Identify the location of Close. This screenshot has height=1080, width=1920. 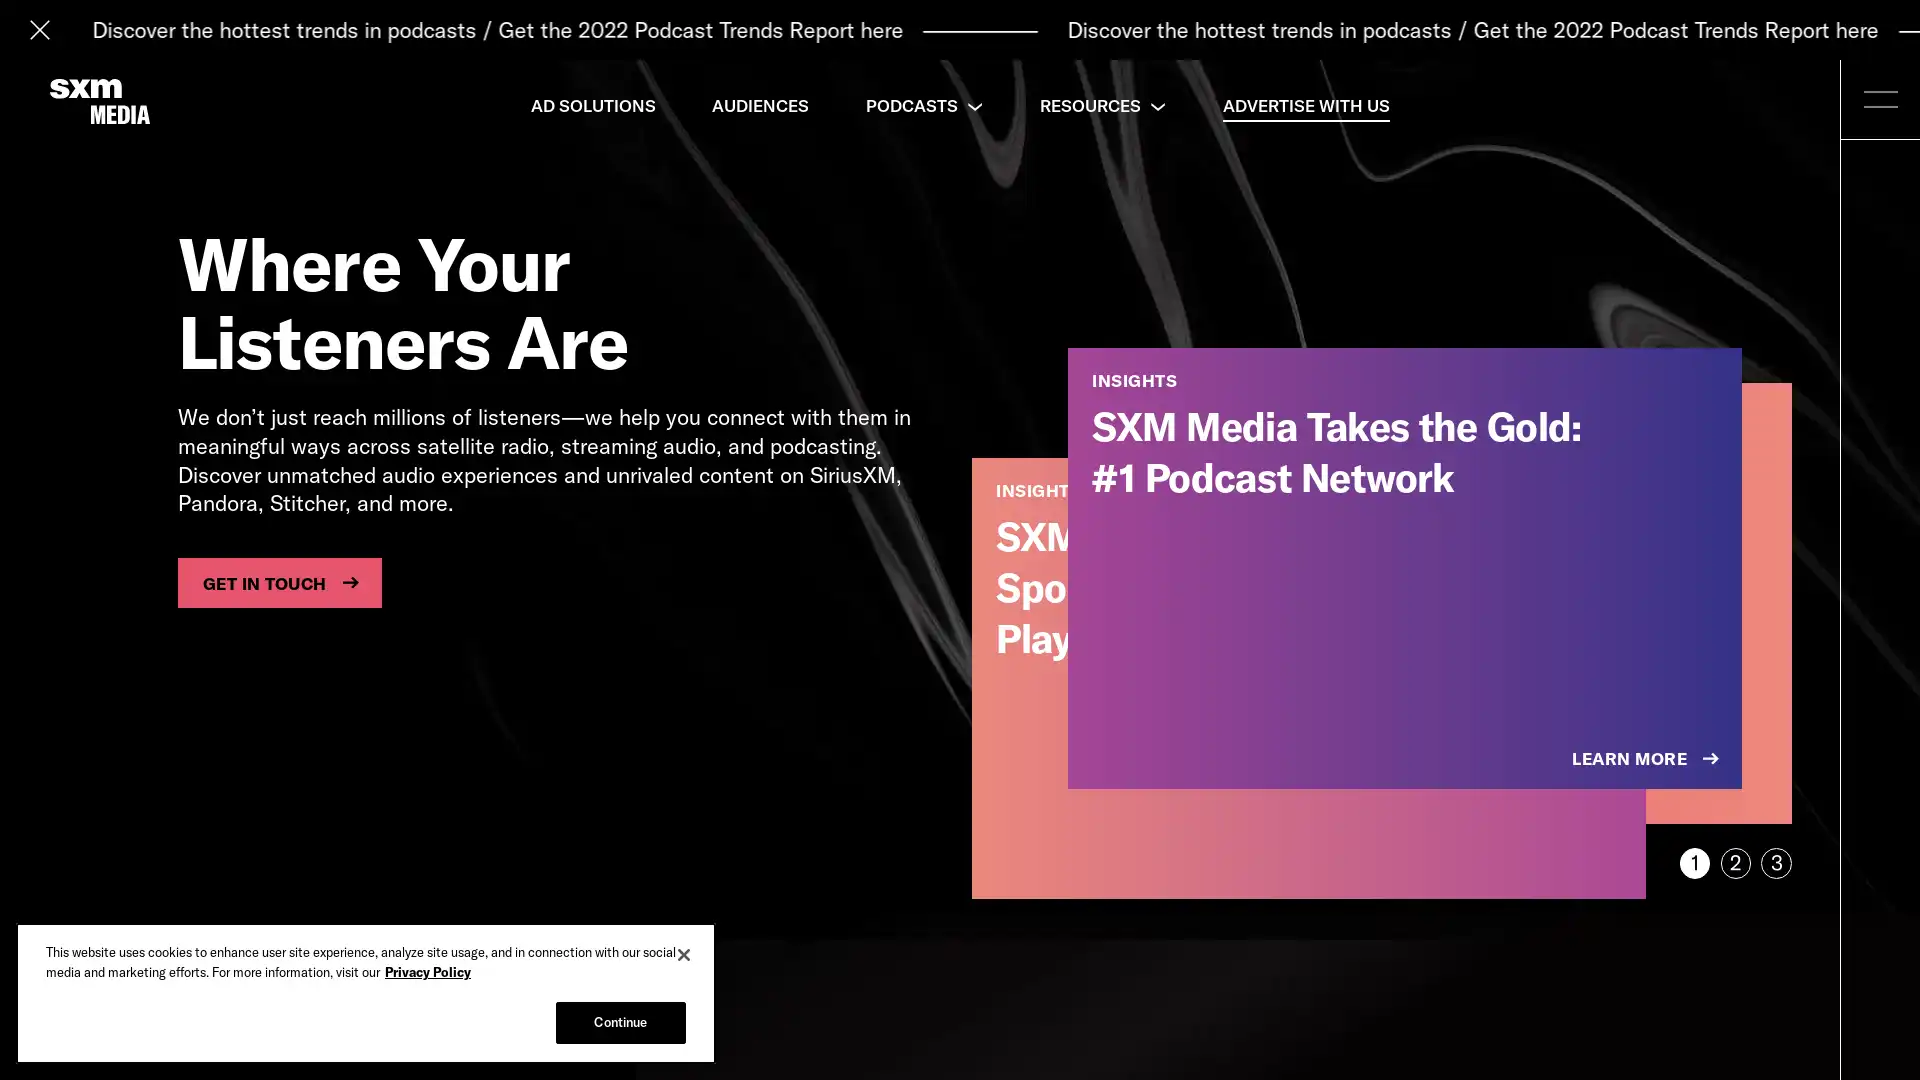
(684, 954).